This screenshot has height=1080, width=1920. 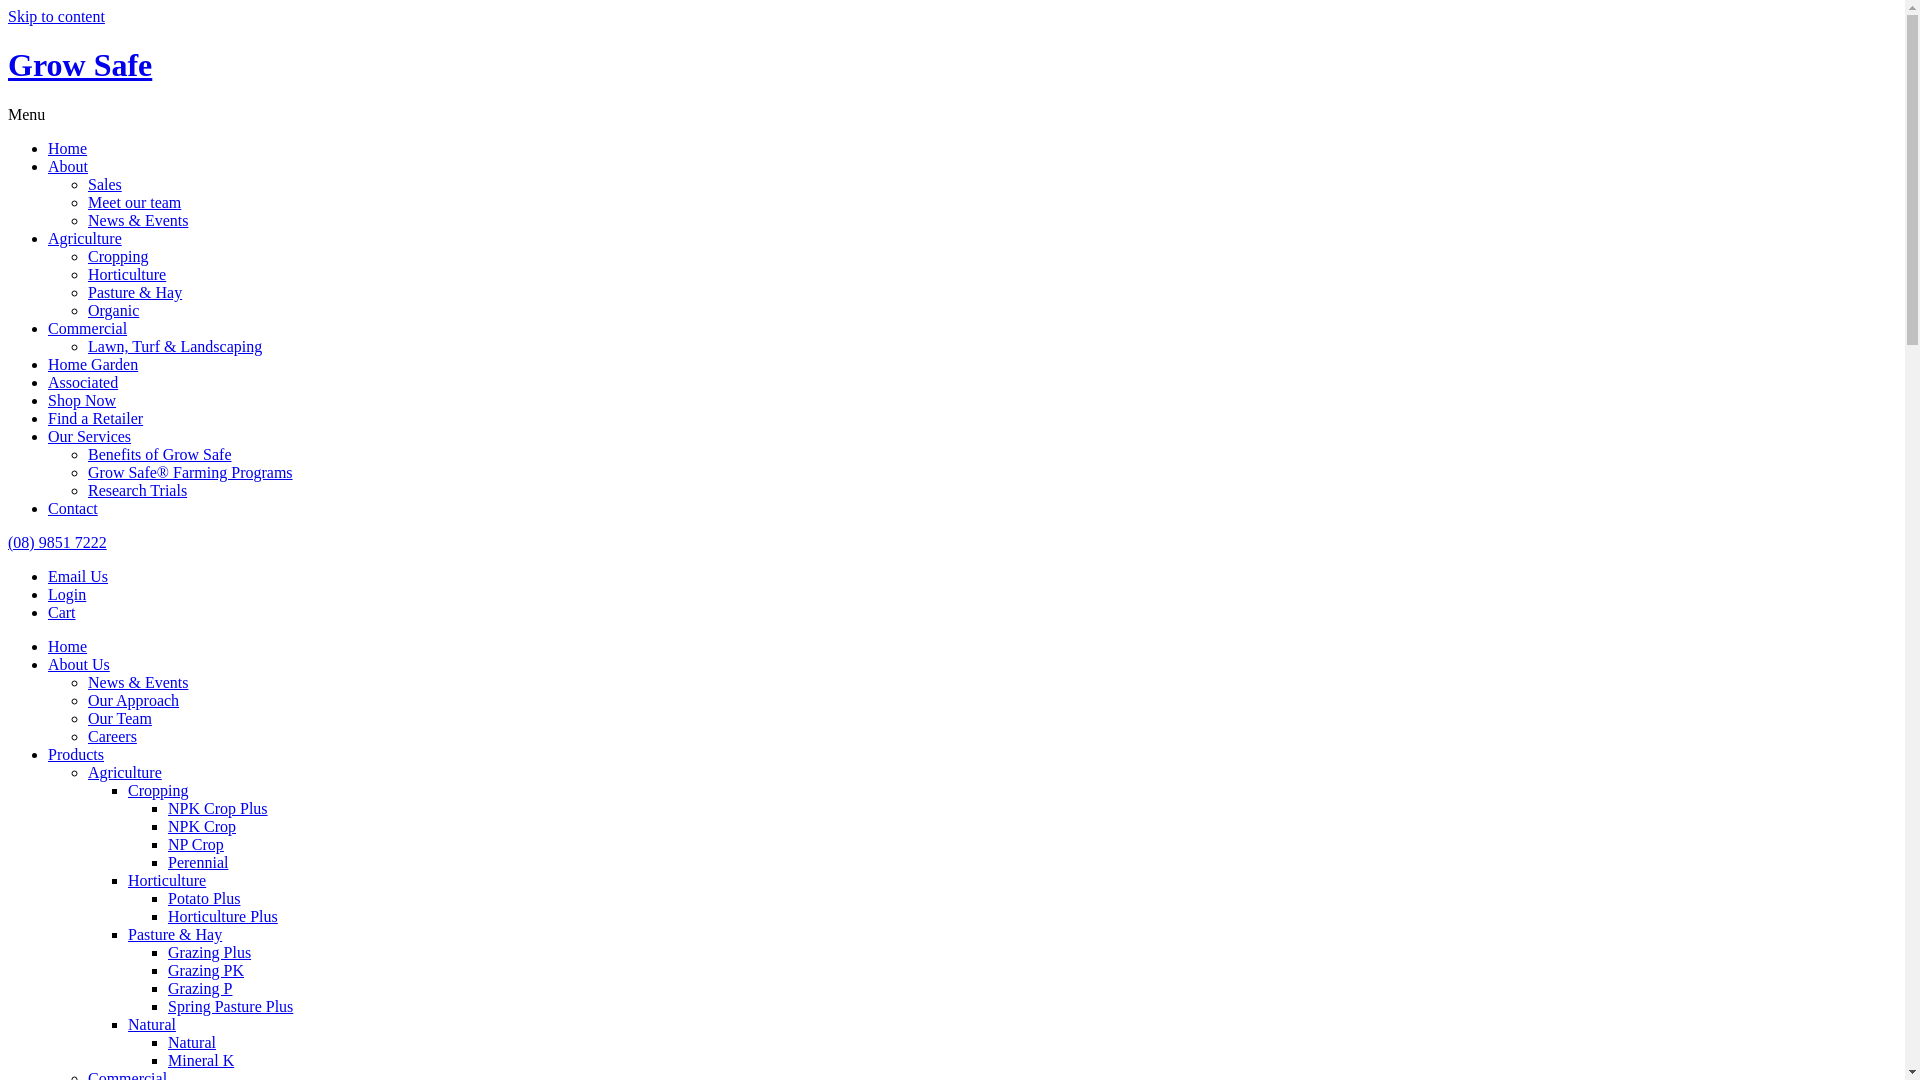 What do you see at coordinates (80, 64) in the screenshot?
I see `'Grow Safe'` at bounding box center [80, 64].